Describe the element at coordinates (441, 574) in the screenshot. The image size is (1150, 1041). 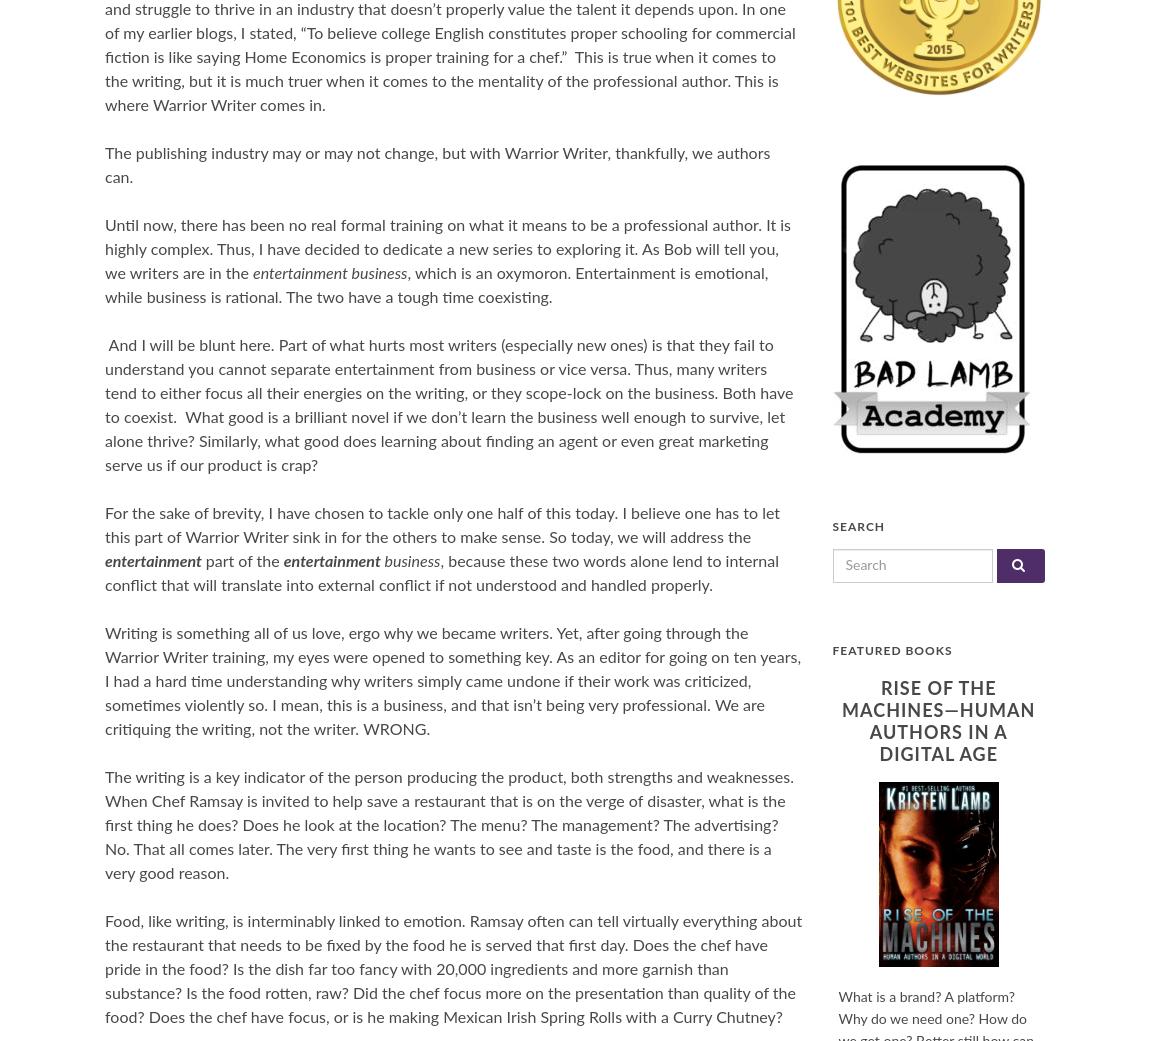
I see `', because these two words alone lend to internal conflict that will translate into external conflict if not understood and handled properly.'` at that location.